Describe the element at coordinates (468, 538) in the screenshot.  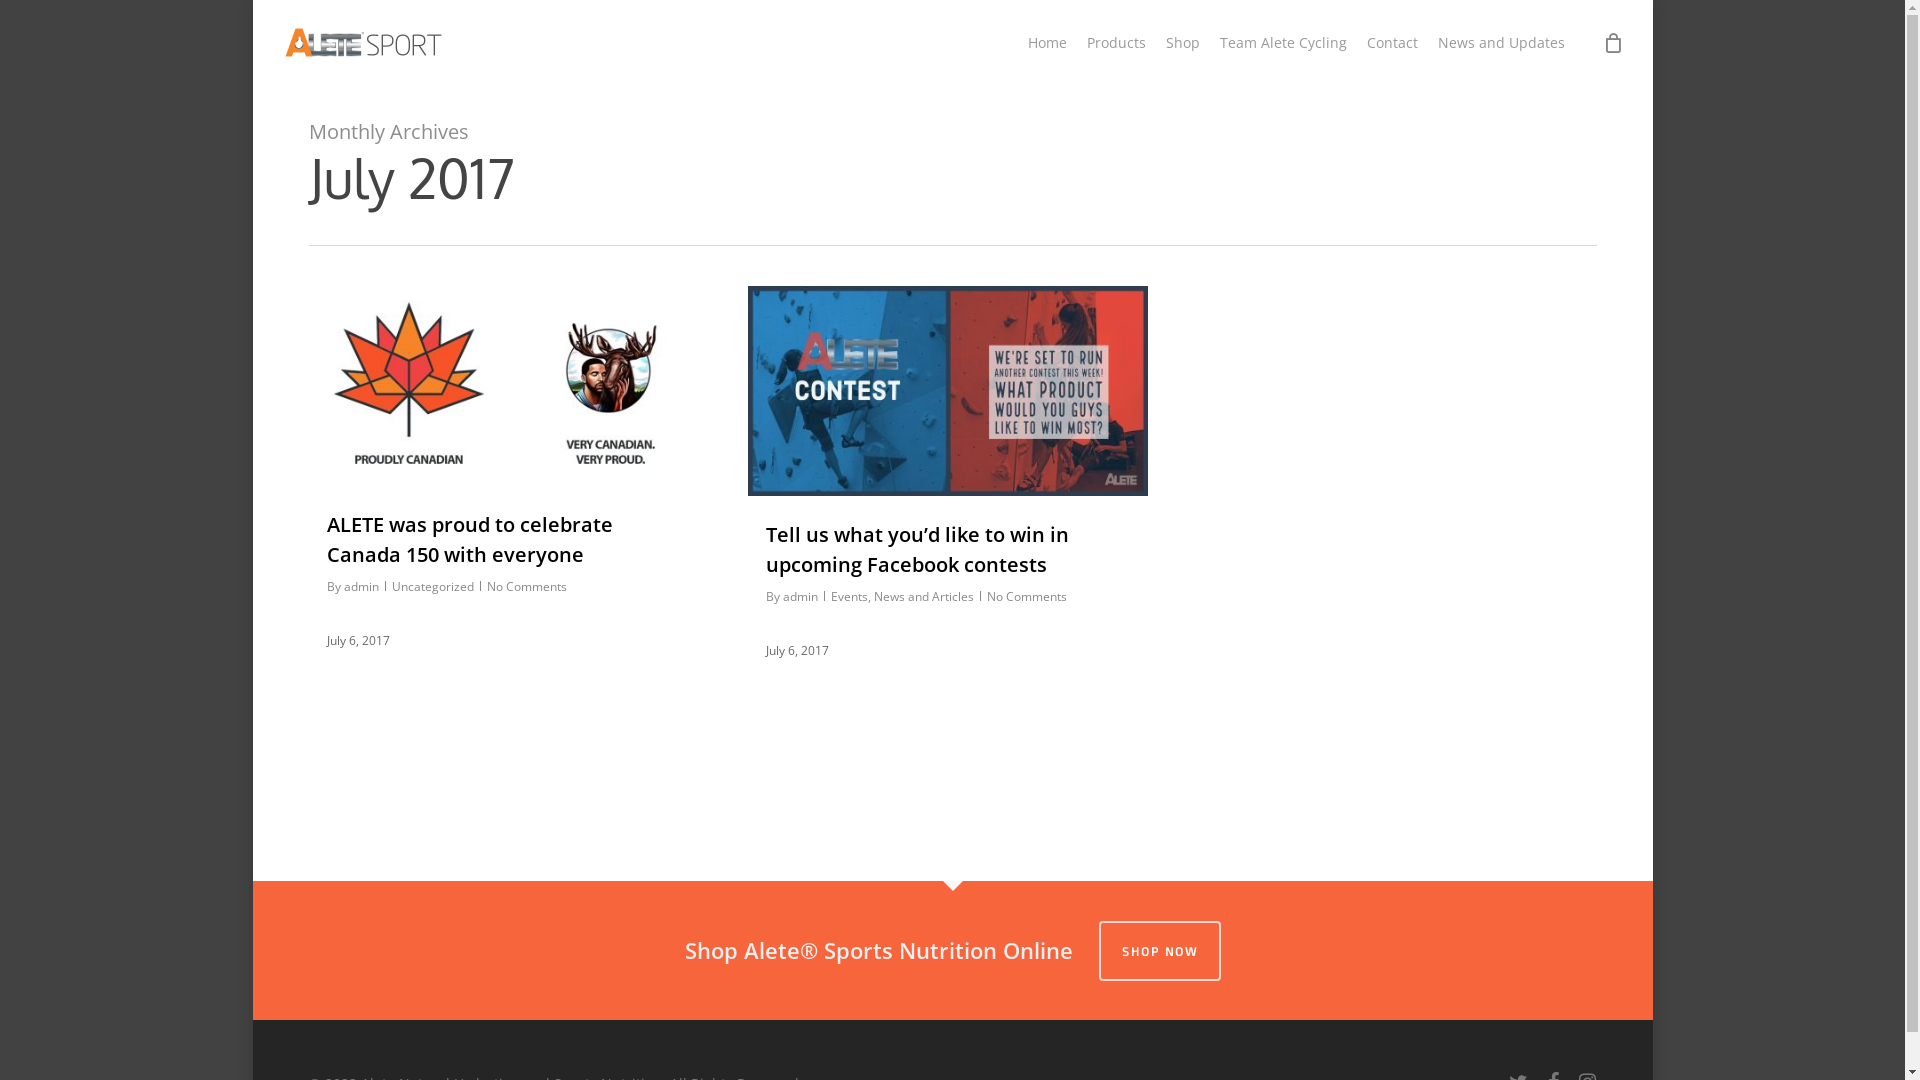
I see `'ALETE was proud to celebrate Canada 150 with everyone'` at that location.